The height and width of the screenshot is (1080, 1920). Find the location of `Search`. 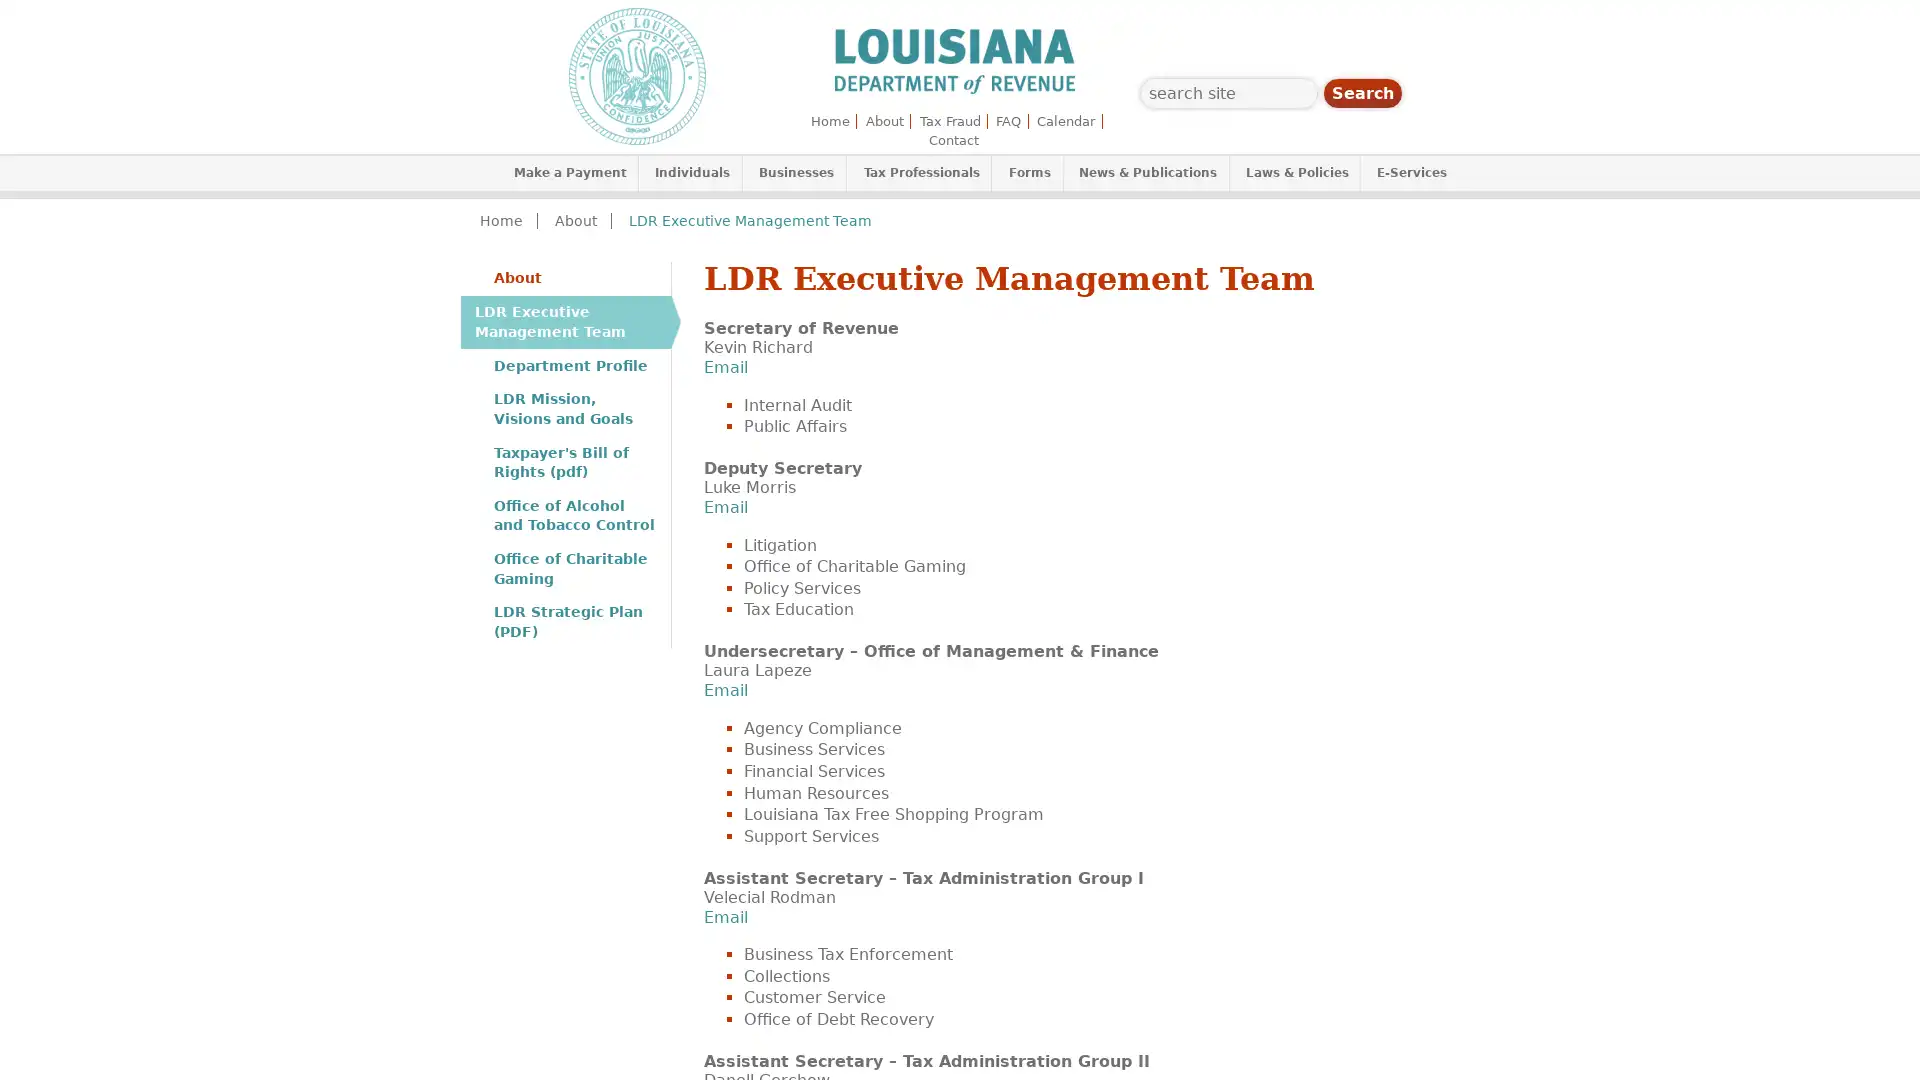

Search is located at coordinates (1362, 93).